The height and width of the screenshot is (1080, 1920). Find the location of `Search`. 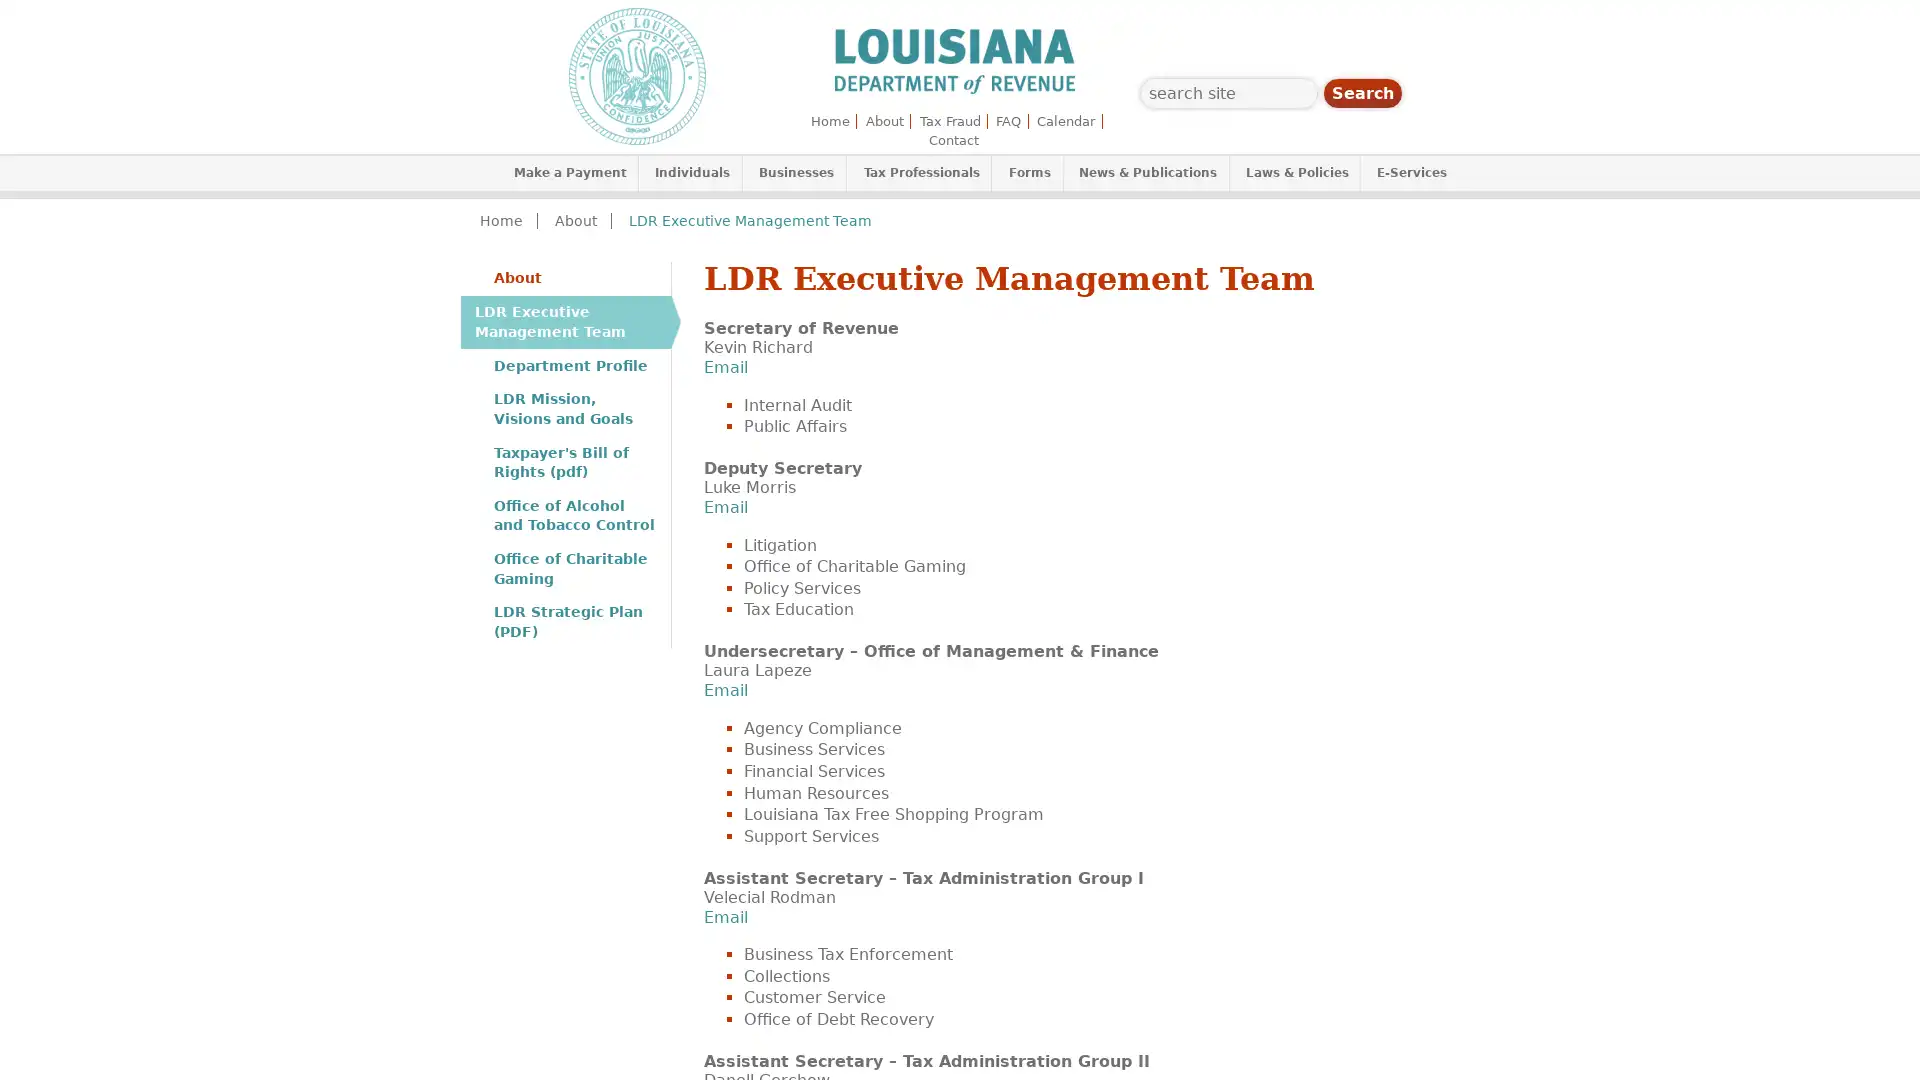

Search is located at coordinates (1362, 93).